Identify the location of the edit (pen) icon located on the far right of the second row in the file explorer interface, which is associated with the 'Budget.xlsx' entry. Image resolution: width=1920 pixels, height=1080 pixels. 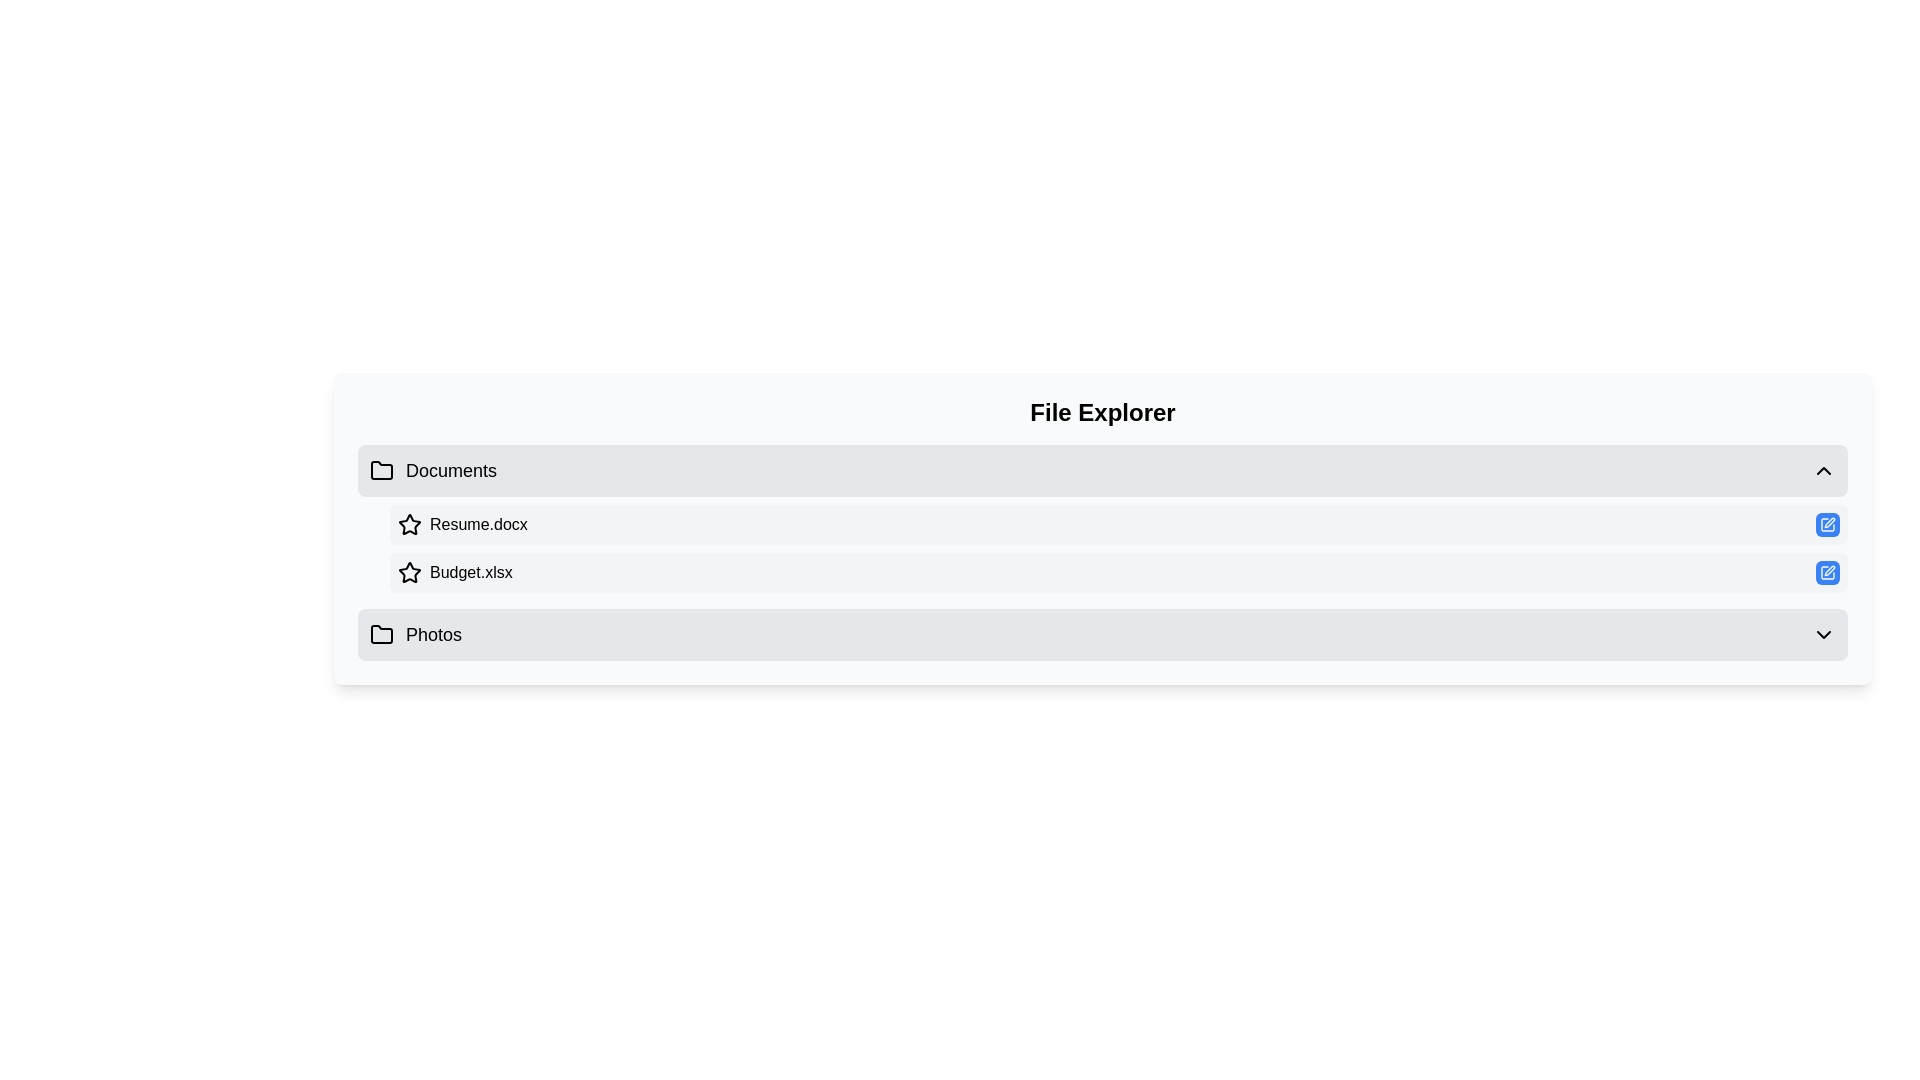
(1829, 570).